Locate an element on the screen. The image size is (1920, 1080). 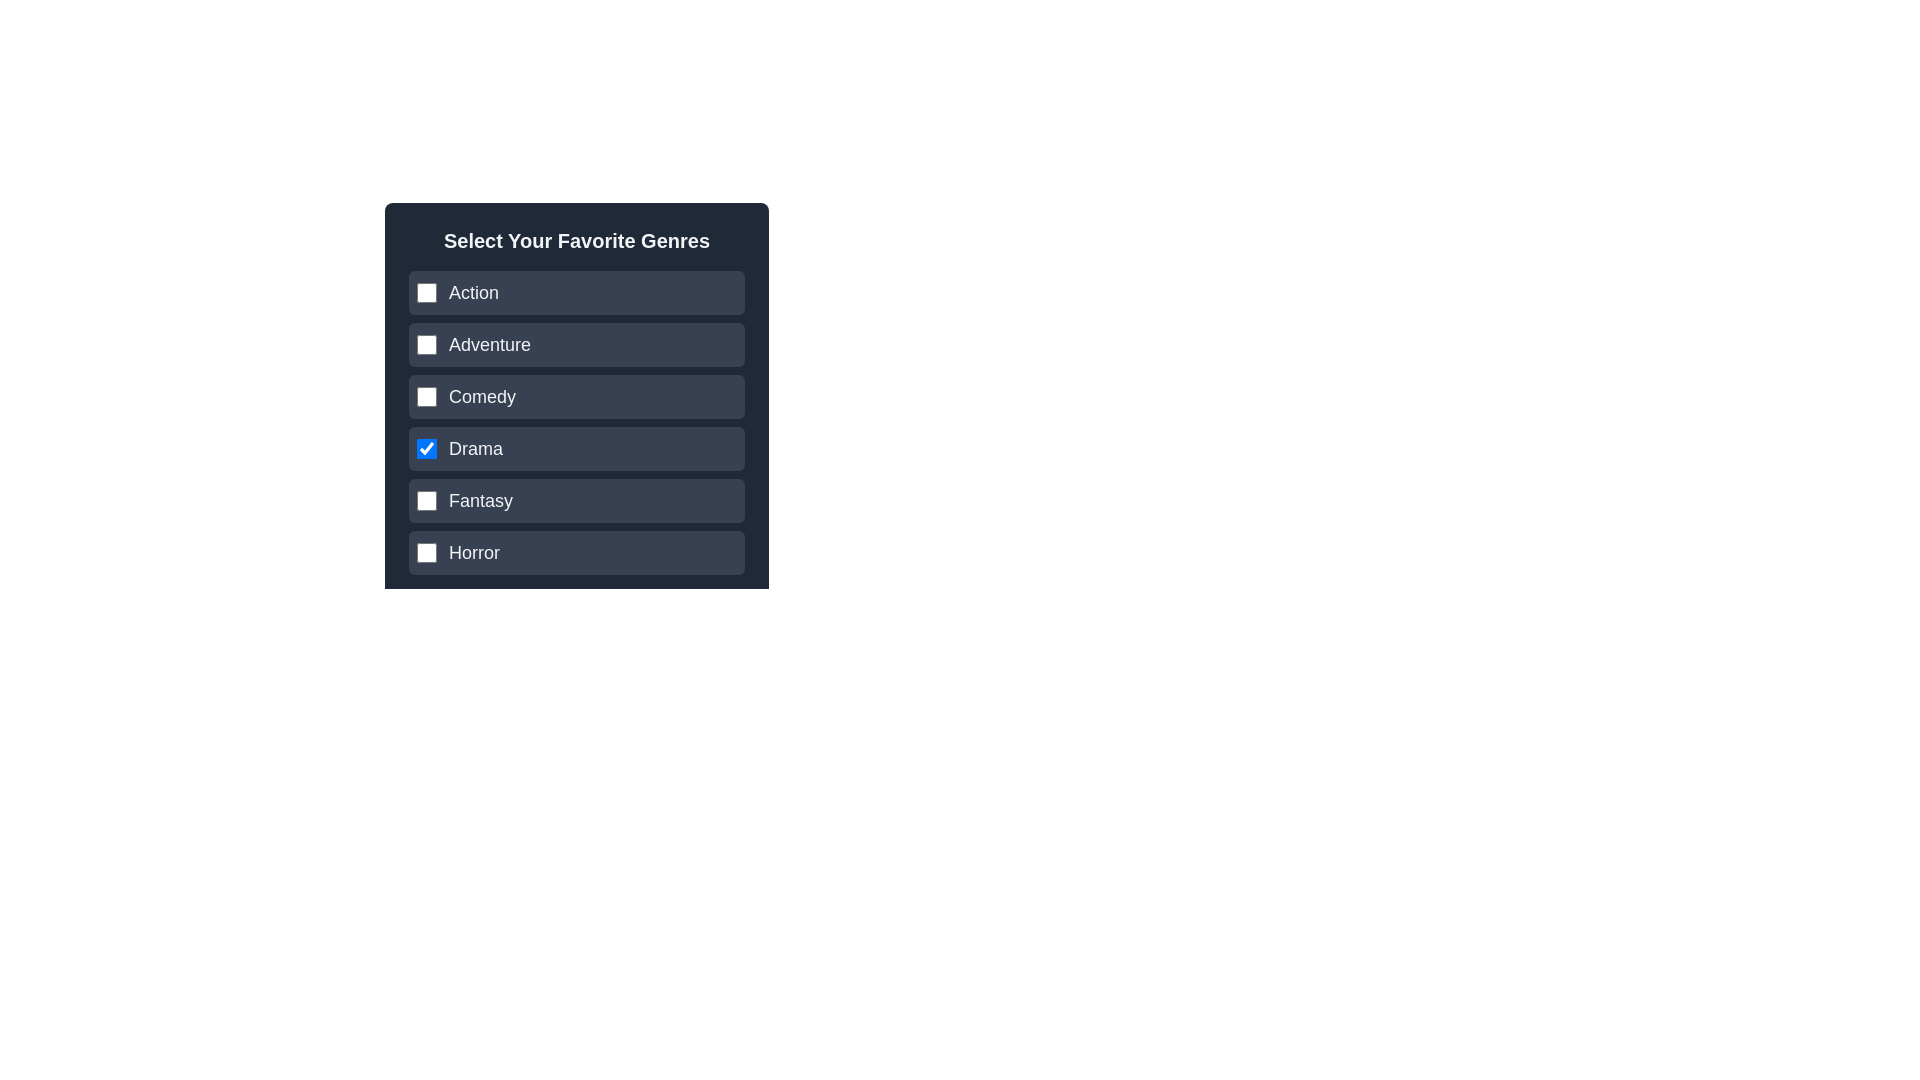
the checkbox labeled 'Horror' is located at coordinates (575, 552).